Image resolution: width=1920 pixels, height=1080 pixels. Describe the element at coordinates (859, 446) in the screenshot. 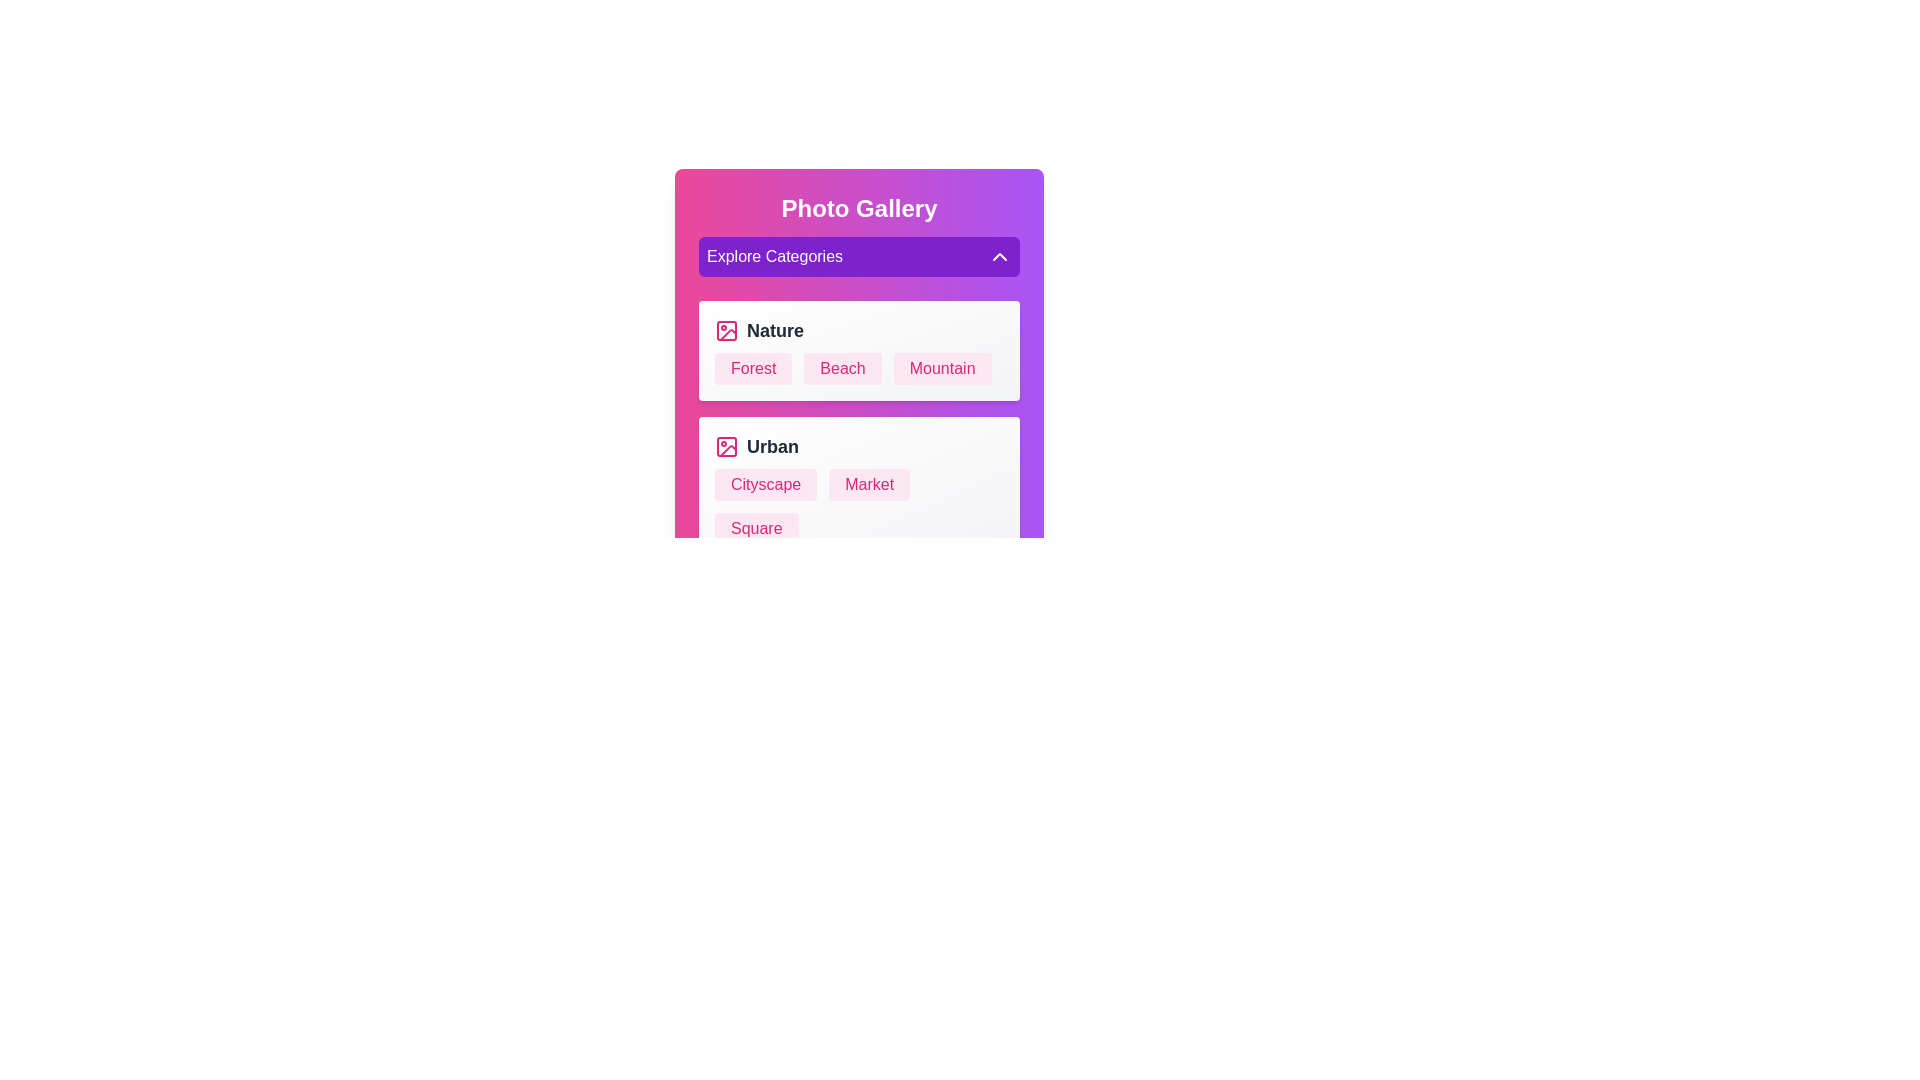

I see `the category Urban to explore it` at that location.